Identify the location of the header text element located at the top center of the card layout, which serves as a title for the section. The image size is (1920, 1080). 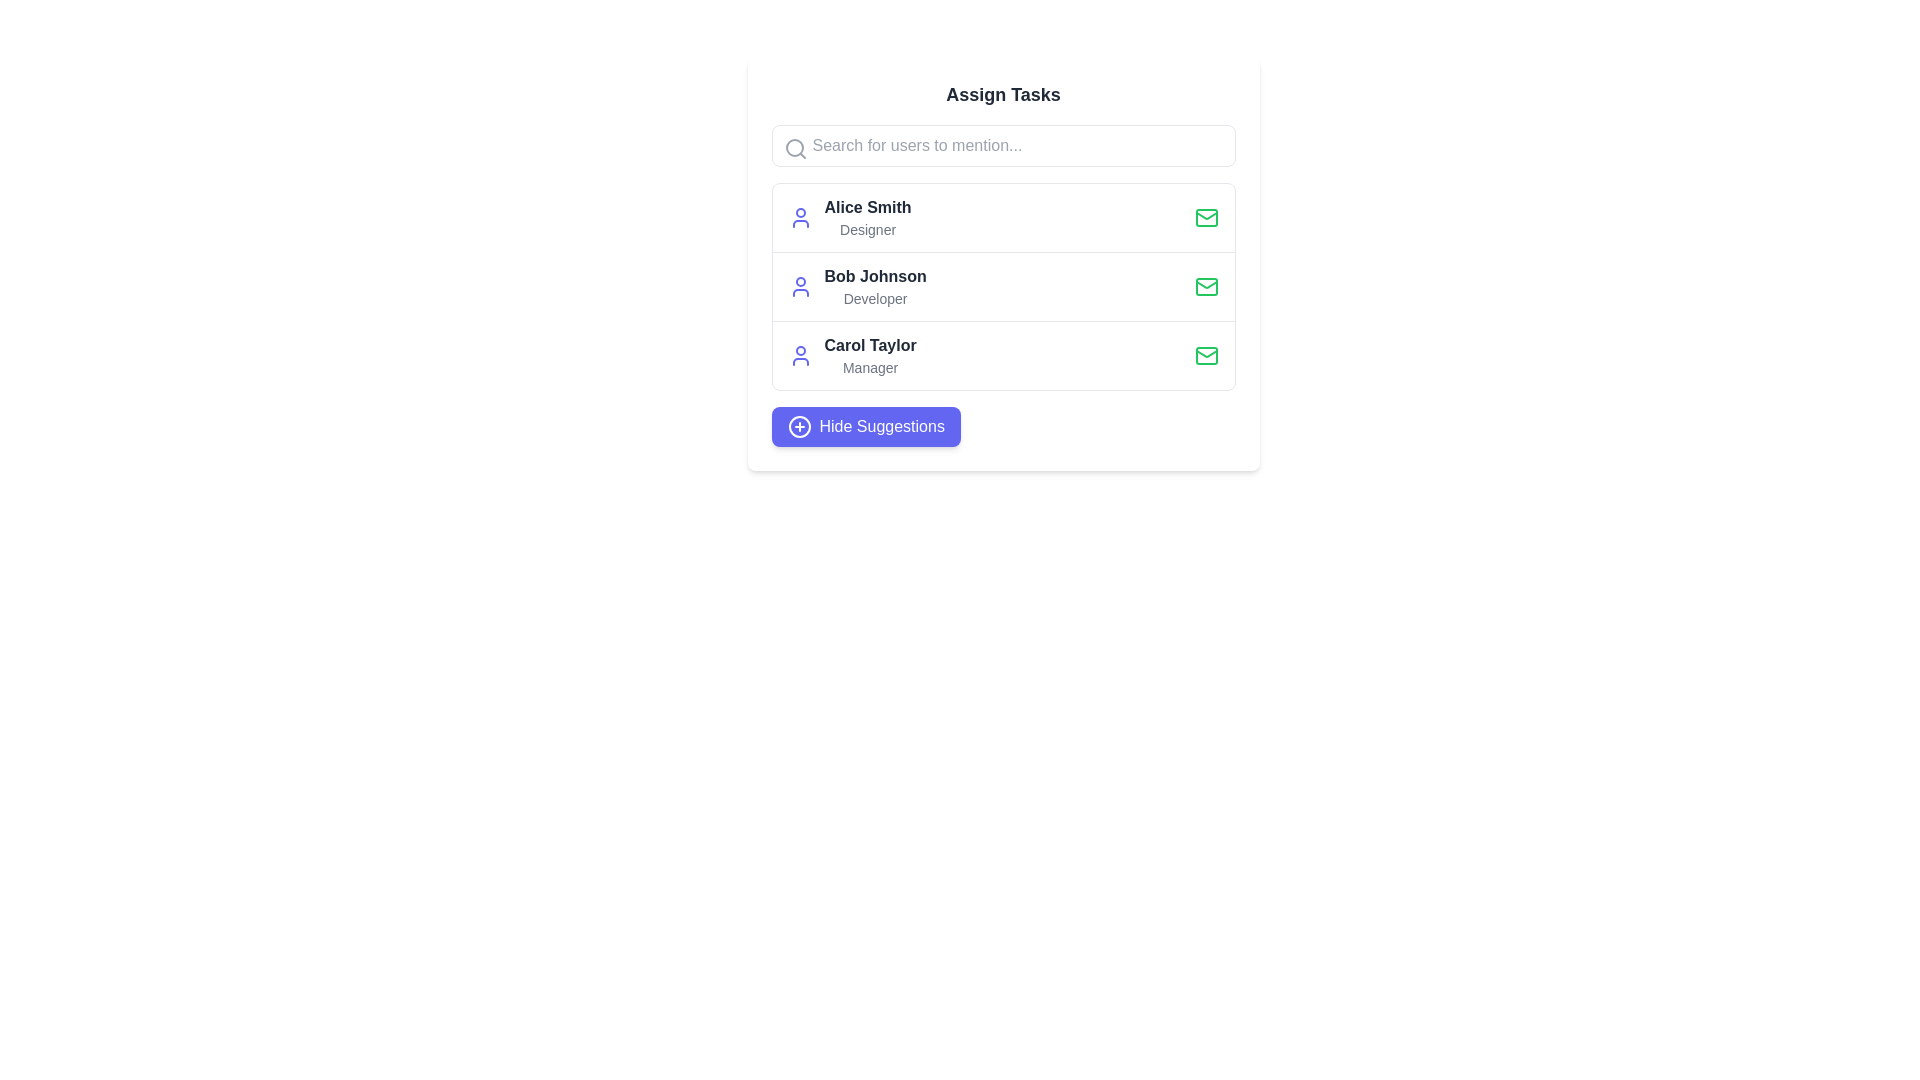
(1003, 95).